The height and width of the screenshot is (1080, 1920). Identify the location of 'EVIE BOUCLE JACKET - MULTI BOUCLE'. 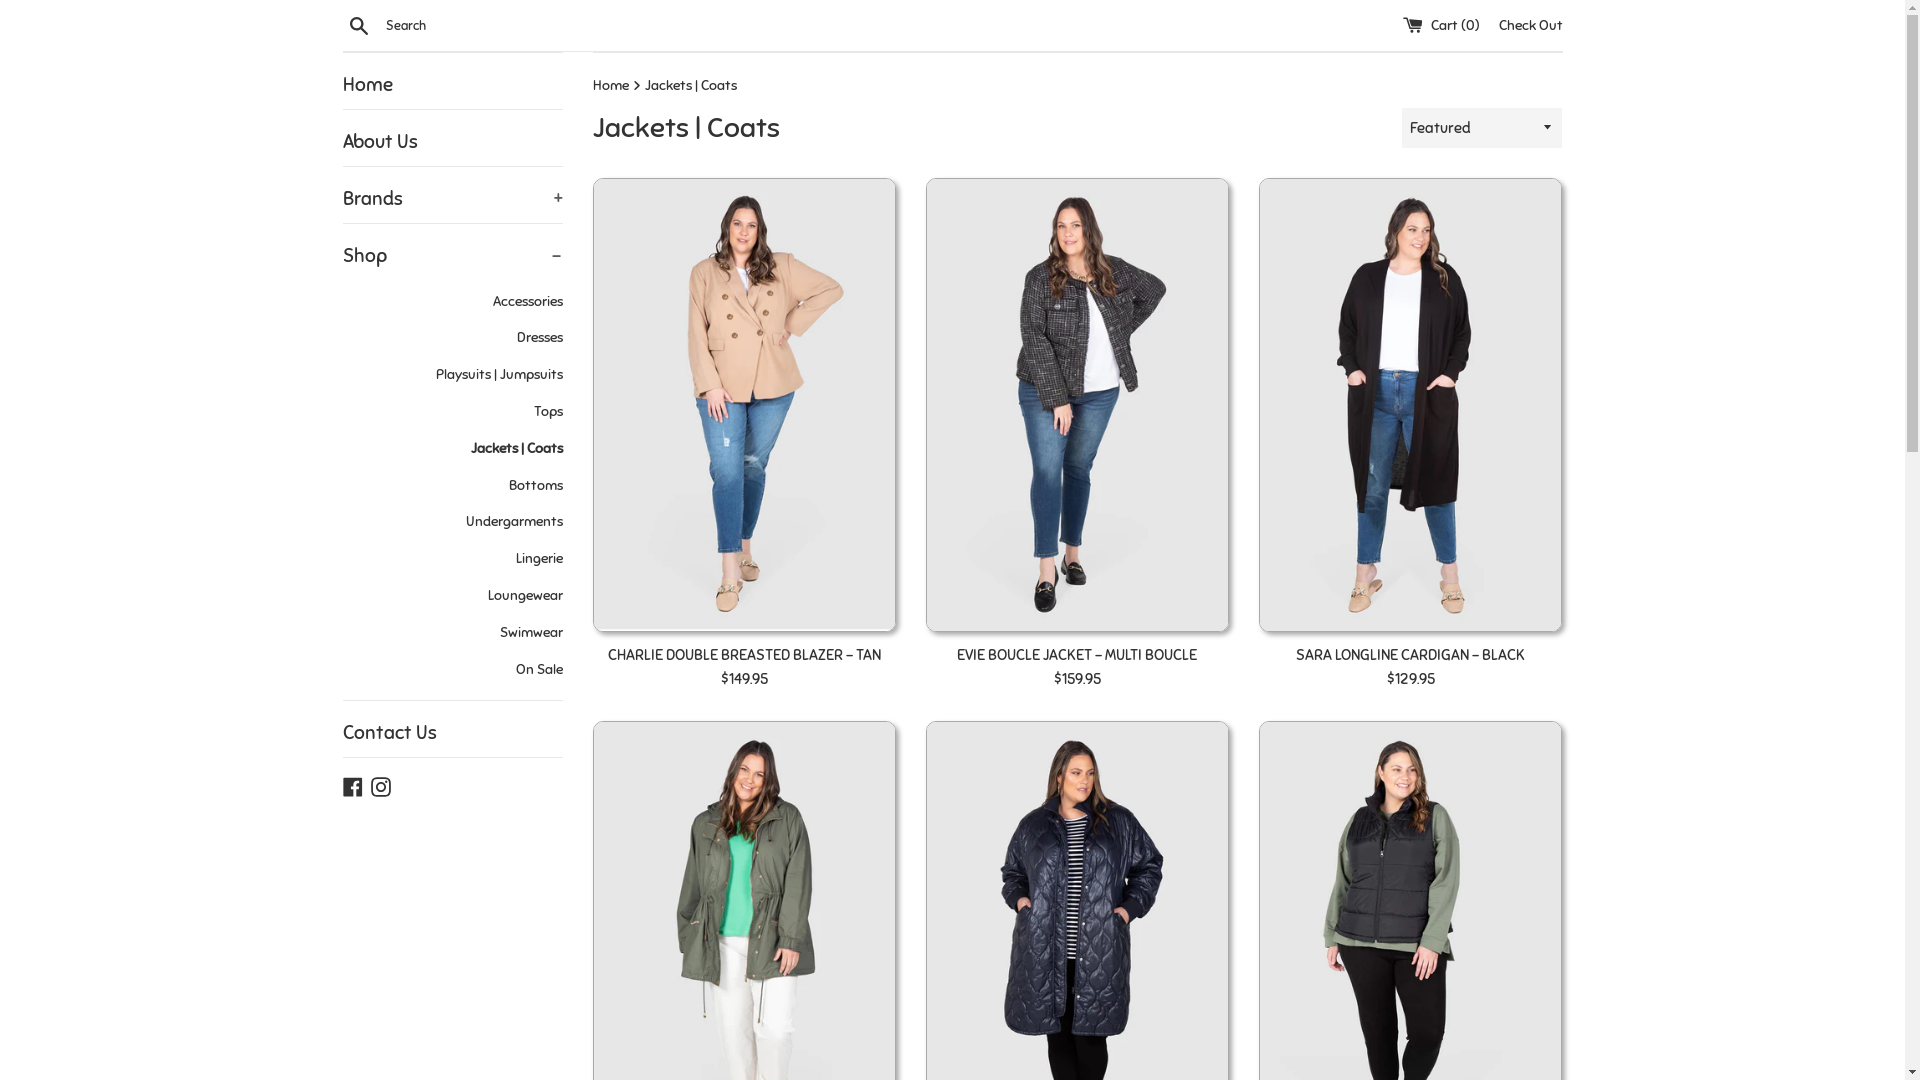
(1075, 655).